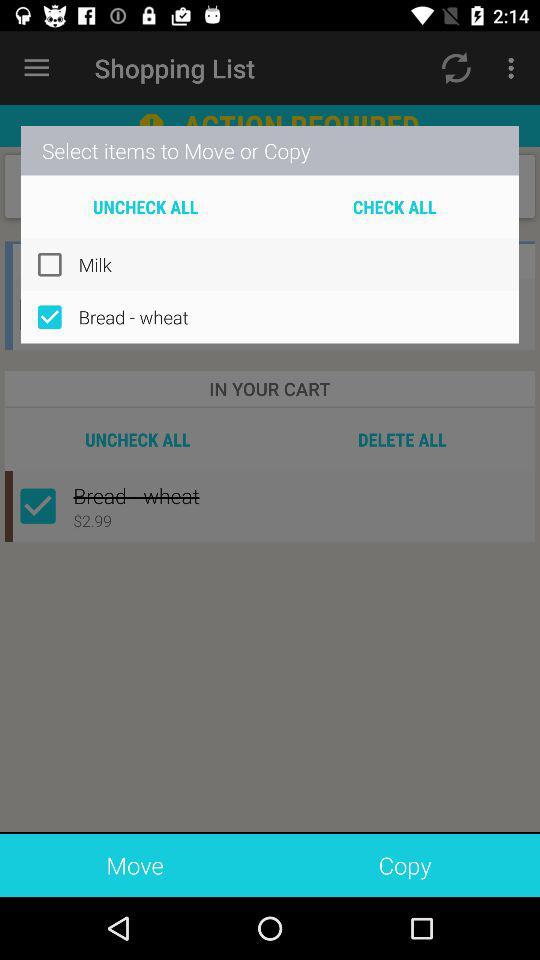  Describe the element at coordinates (270, 149) in the screenshot. I see `the item above uncheck all item` at that location.